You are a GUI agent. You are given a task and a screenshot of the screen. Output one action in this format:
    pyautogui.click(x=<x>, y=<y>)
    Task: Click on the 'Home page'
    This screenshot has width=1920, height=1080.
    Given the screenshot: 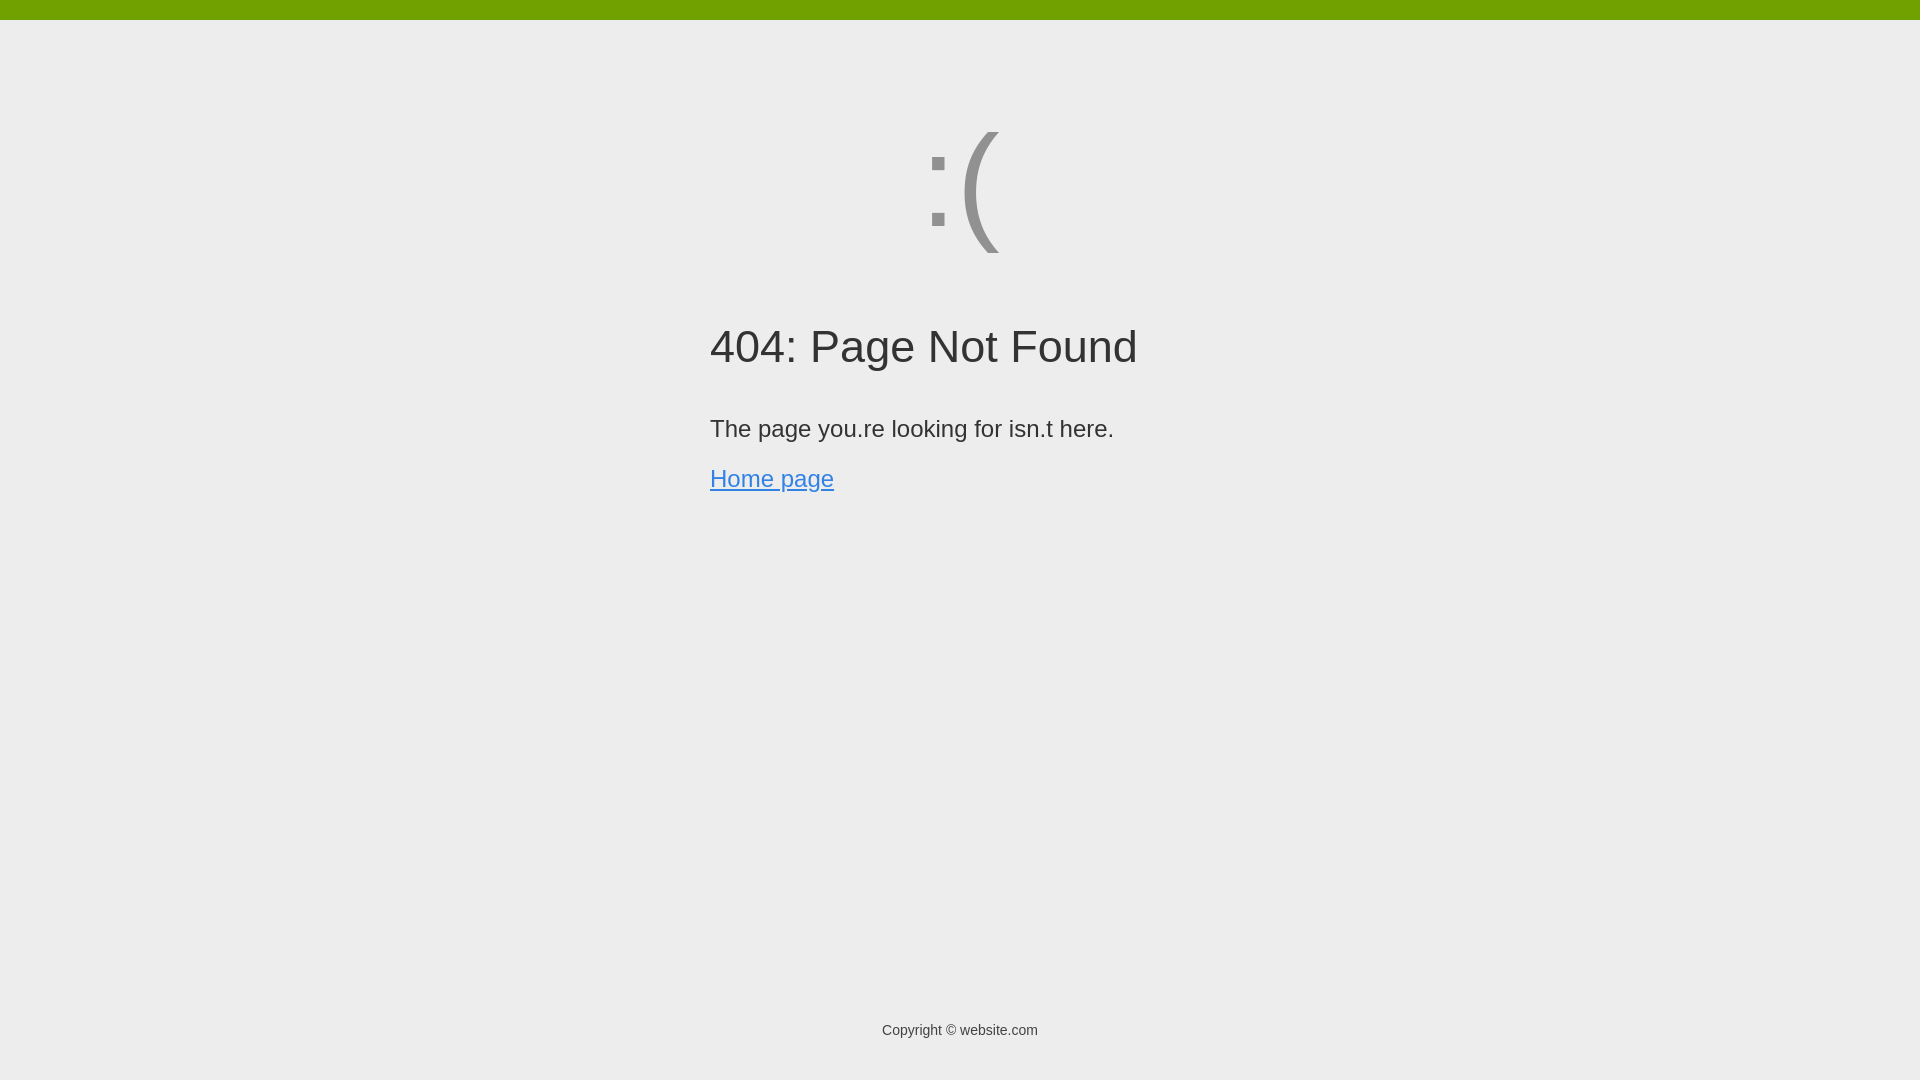 What is the action you would take?
    pyautogui.click(x=710, y=478)
    